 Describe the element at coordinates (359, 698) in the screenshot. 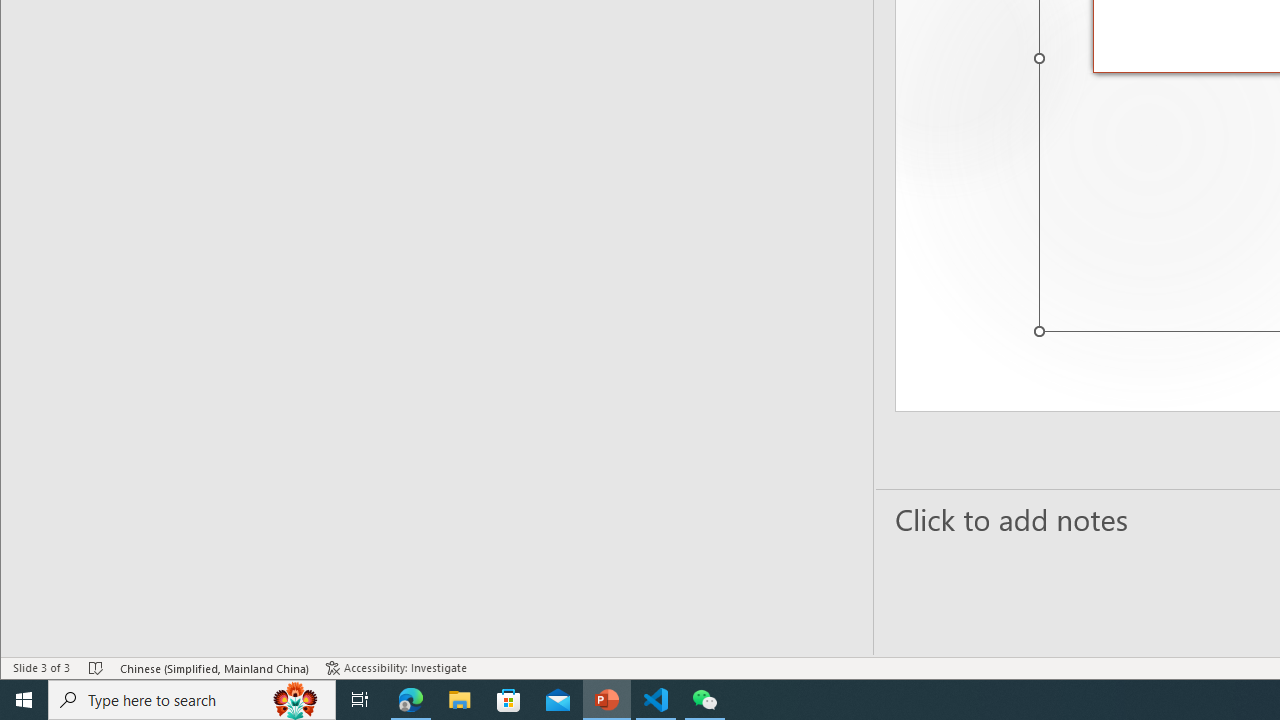

I see `'Task View'` at that location.